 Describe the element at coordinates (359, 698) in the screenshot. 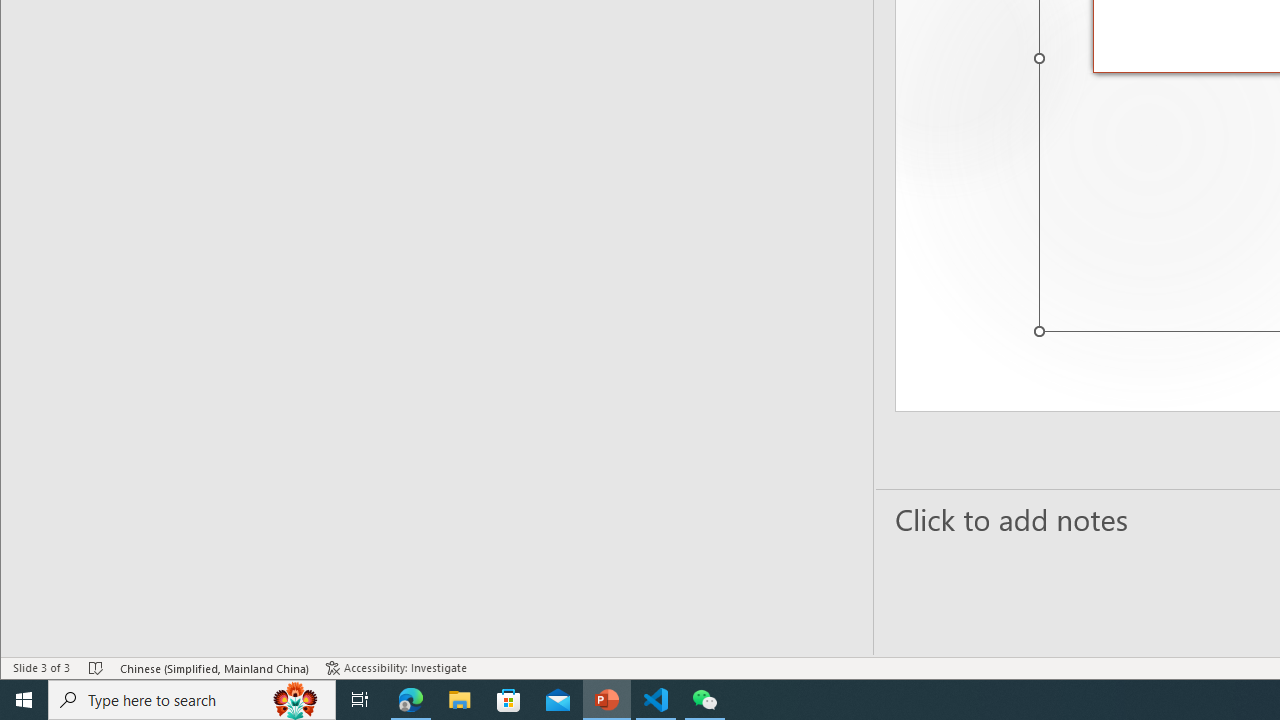

I see `'Task View'` at that location.